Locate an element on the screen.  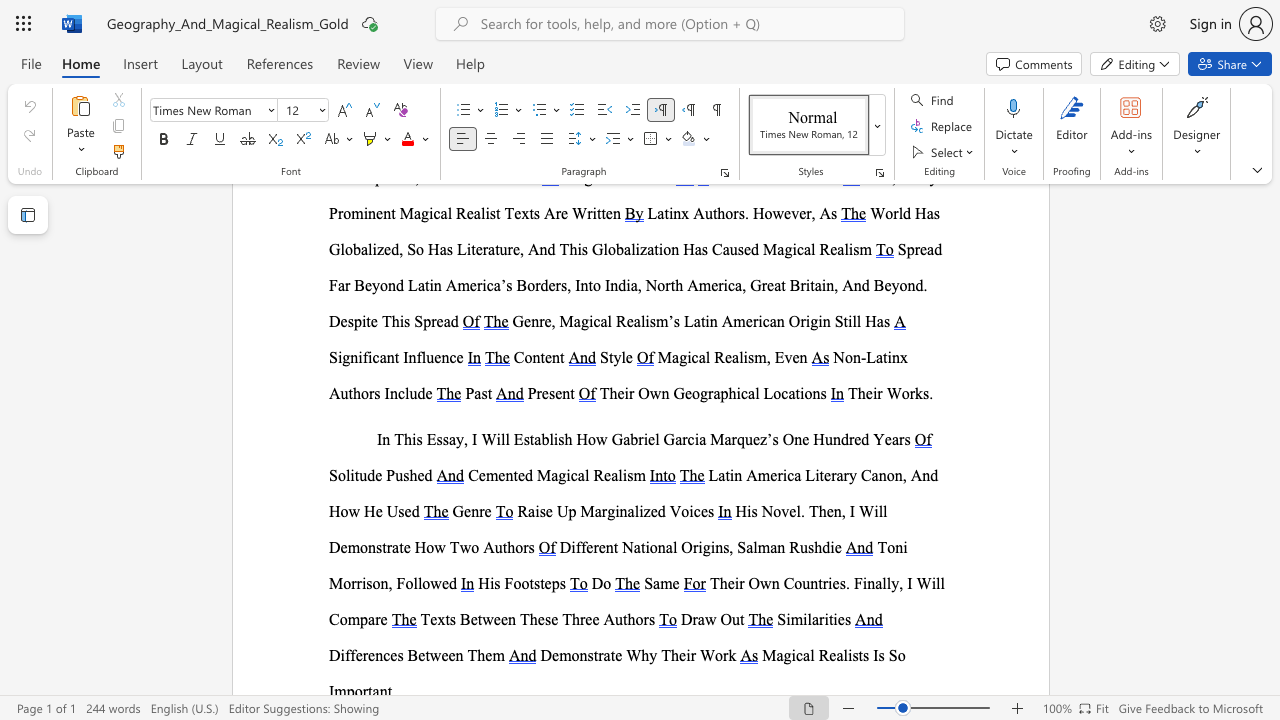
the subset text "e Auth" within the text "Texts Between These Three Authors" is located at coordinates (591, 618).